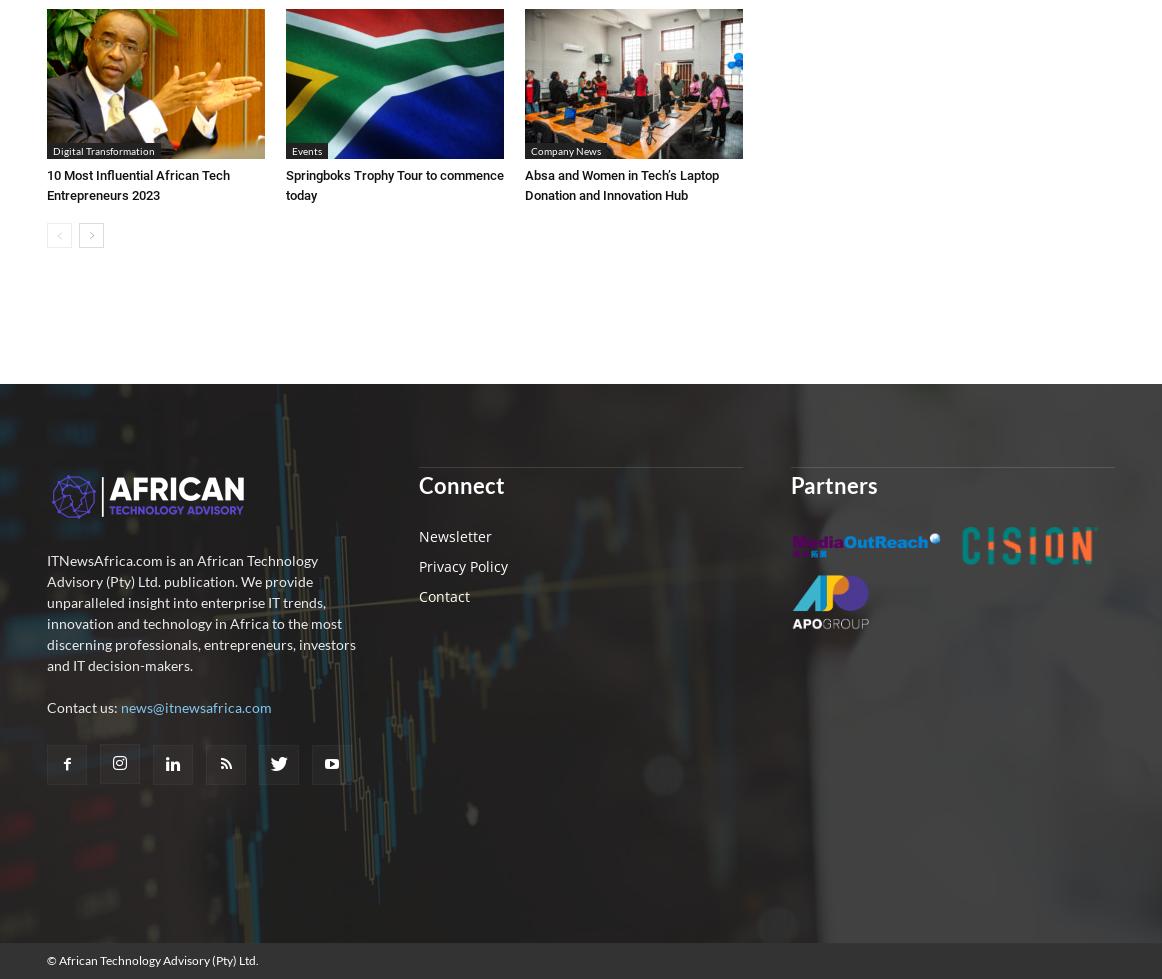 The width and height of the screenshot is (1162, 979). What do you see at coordinates (45, 184) in the screenshot?
I see `'10 Most Influential African Tech Entrepreneurs 2023'` at bounding box center [45, 184].